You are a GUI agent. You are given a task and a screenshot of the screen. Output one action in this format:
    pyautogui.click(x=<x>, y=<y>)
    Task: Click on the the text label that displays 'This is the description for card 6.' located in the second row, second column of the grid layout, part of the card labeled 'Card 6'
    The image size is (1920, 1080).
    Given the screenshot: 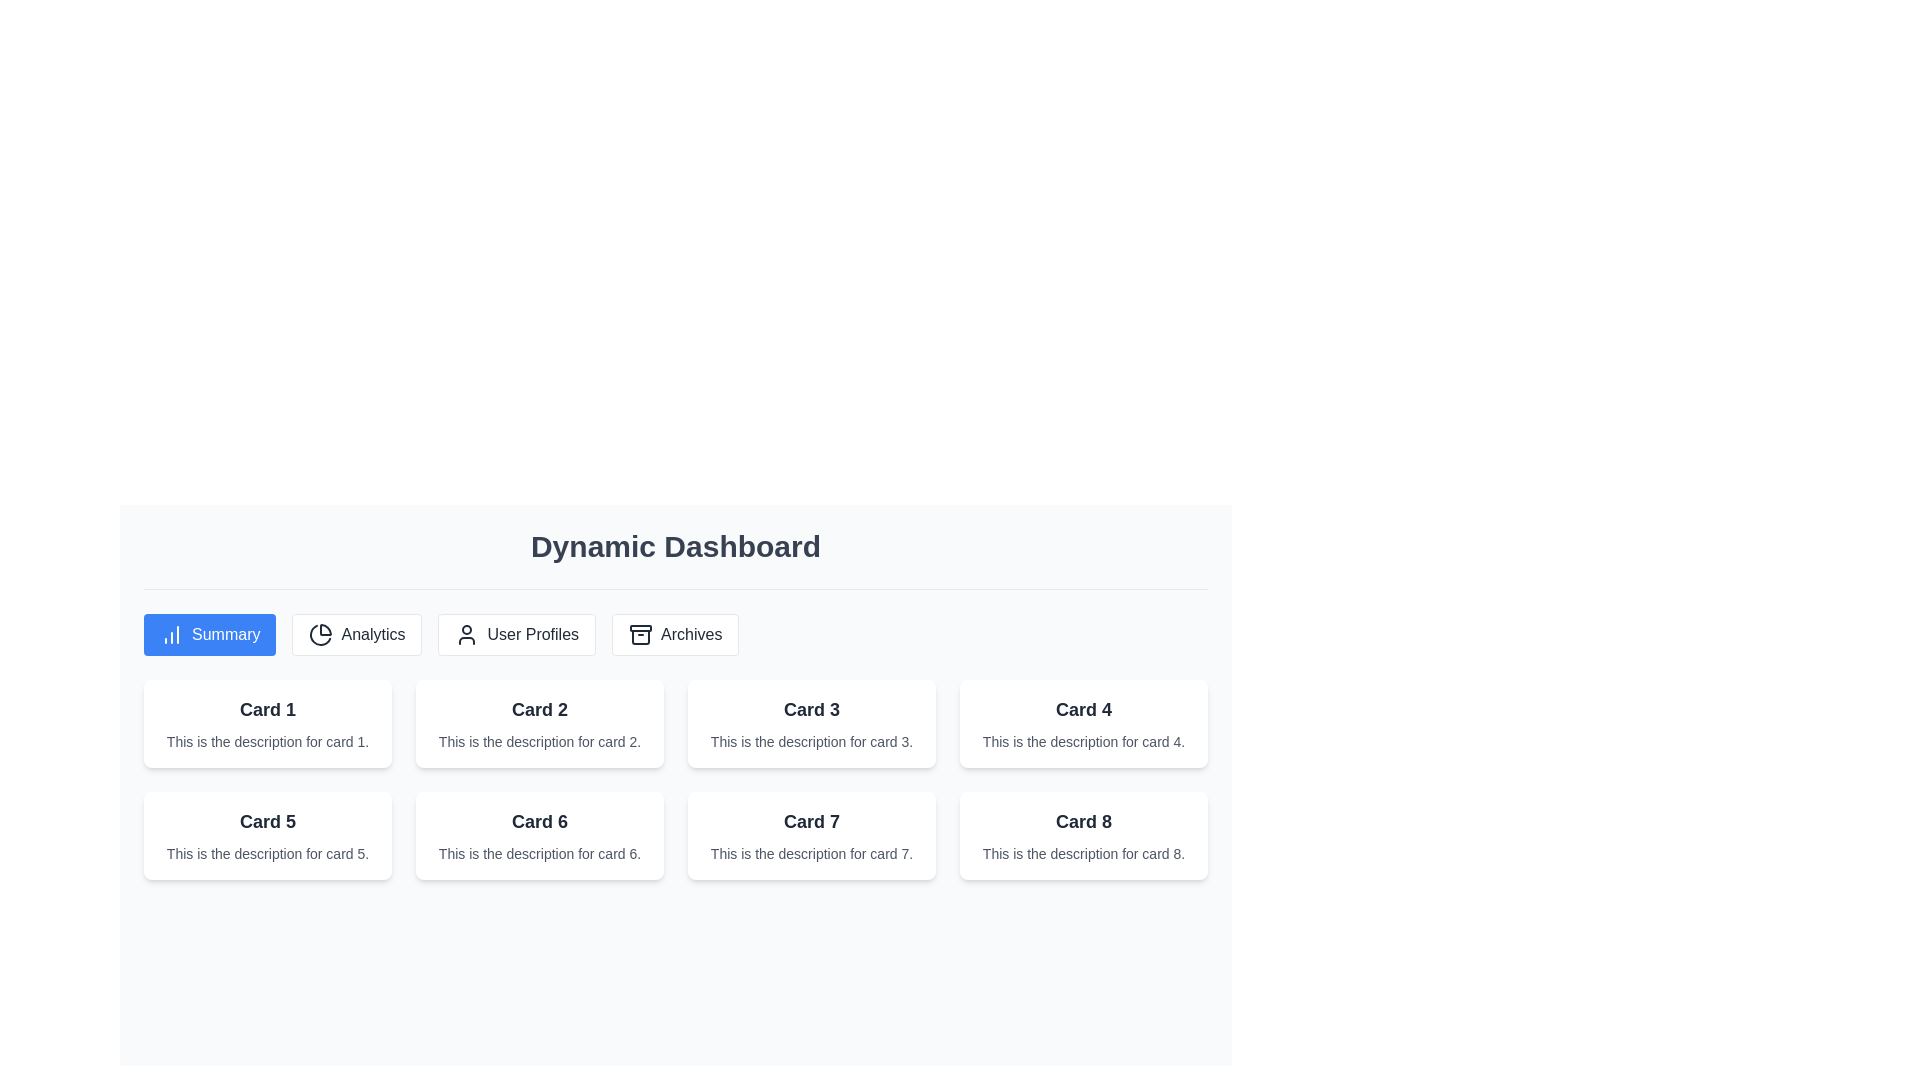 What is the action you would take?
    pyautogui.click(x=539, y=853)
    